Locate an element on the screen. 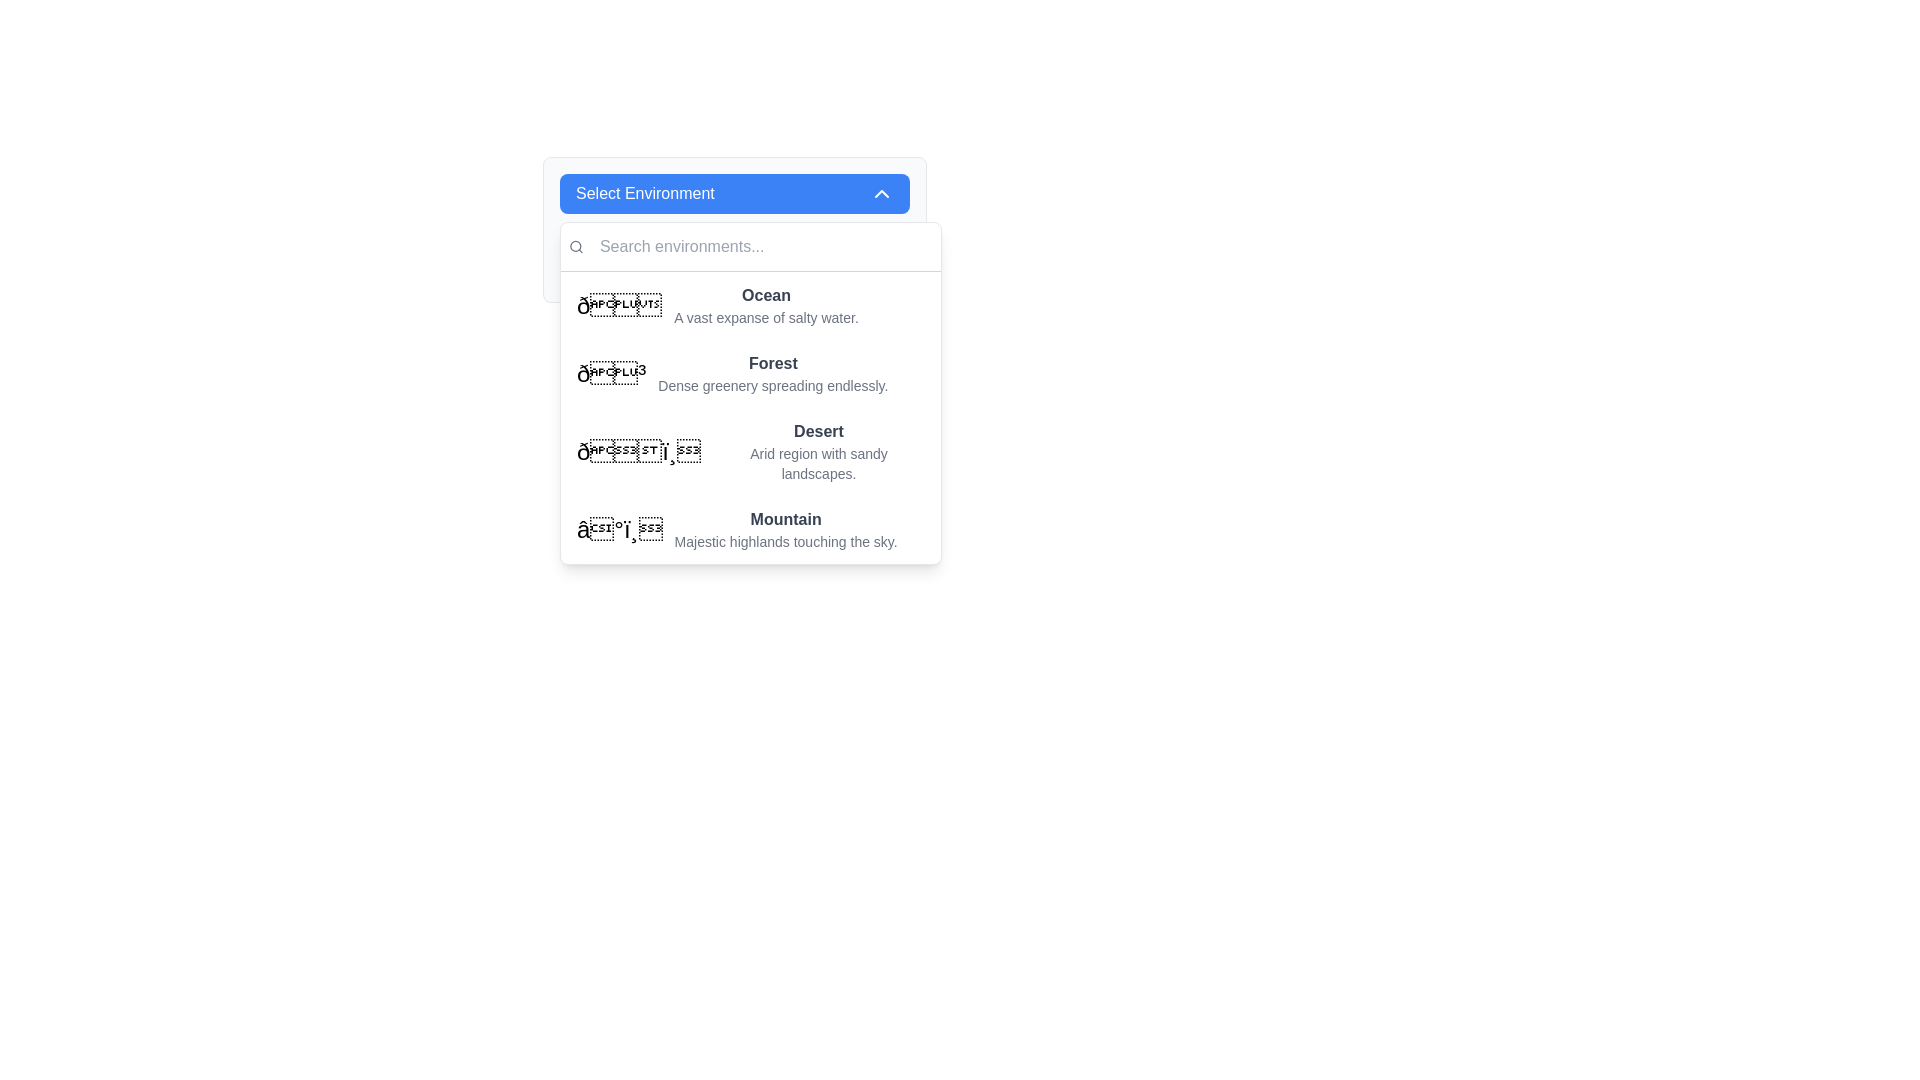  the dropdown list item titled 'Ocean' is located at coordinates (765, 305).